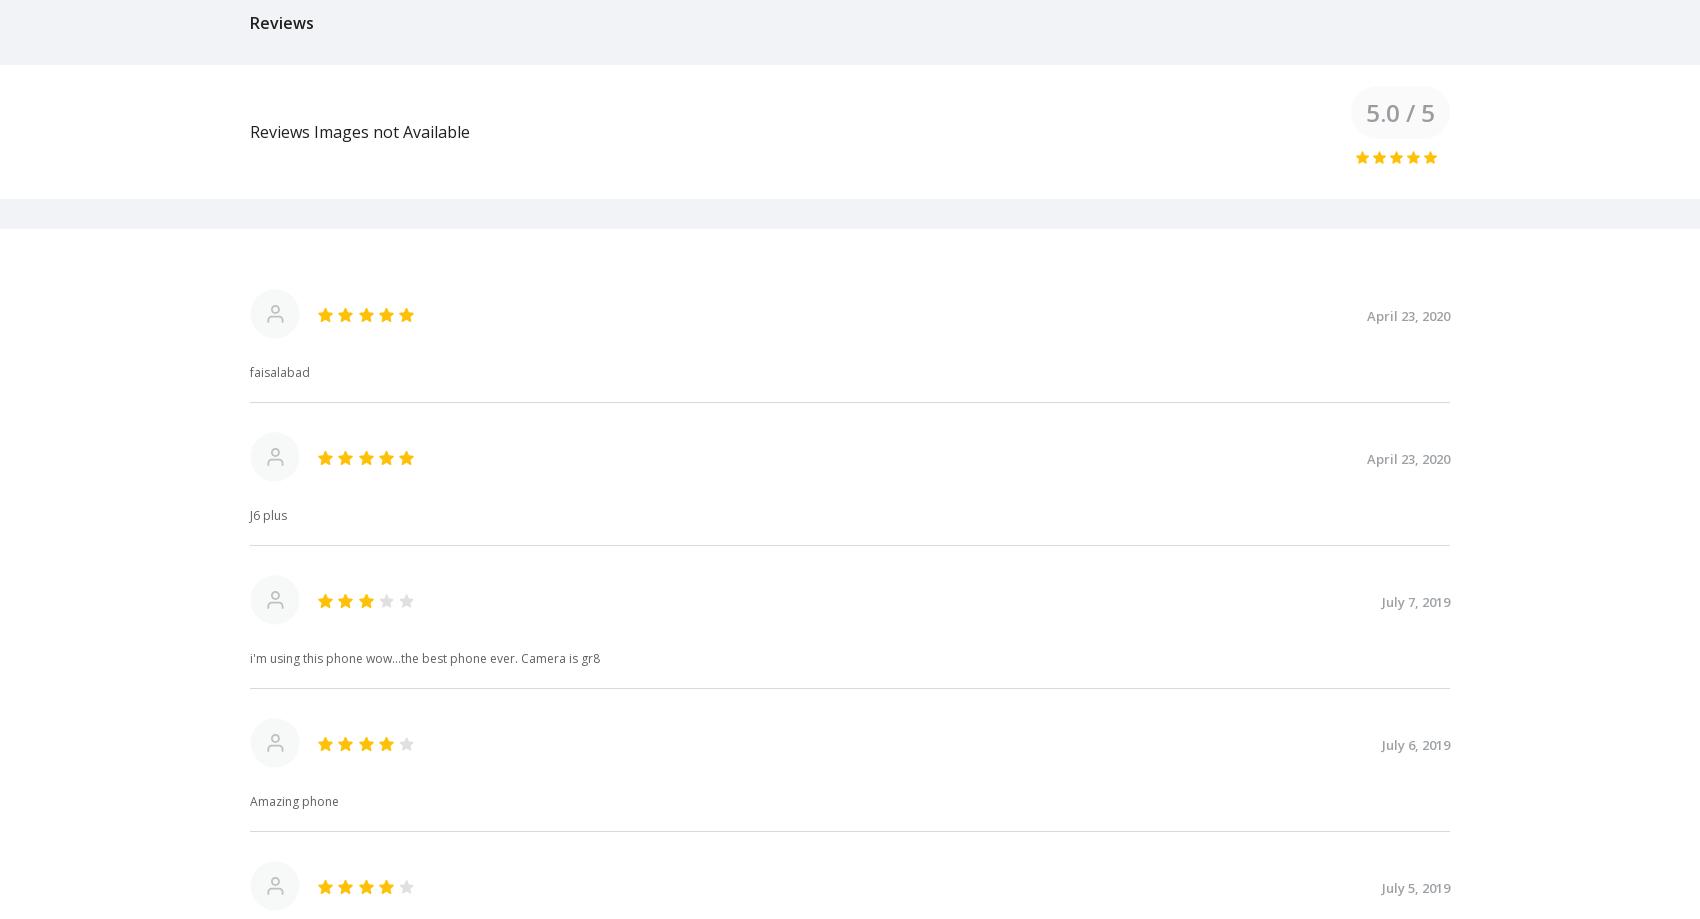  What do you see at coordinates (1399, 110) in the screenshot?
I see `'5.0 / 5'` at bounding box center [1399, 110].